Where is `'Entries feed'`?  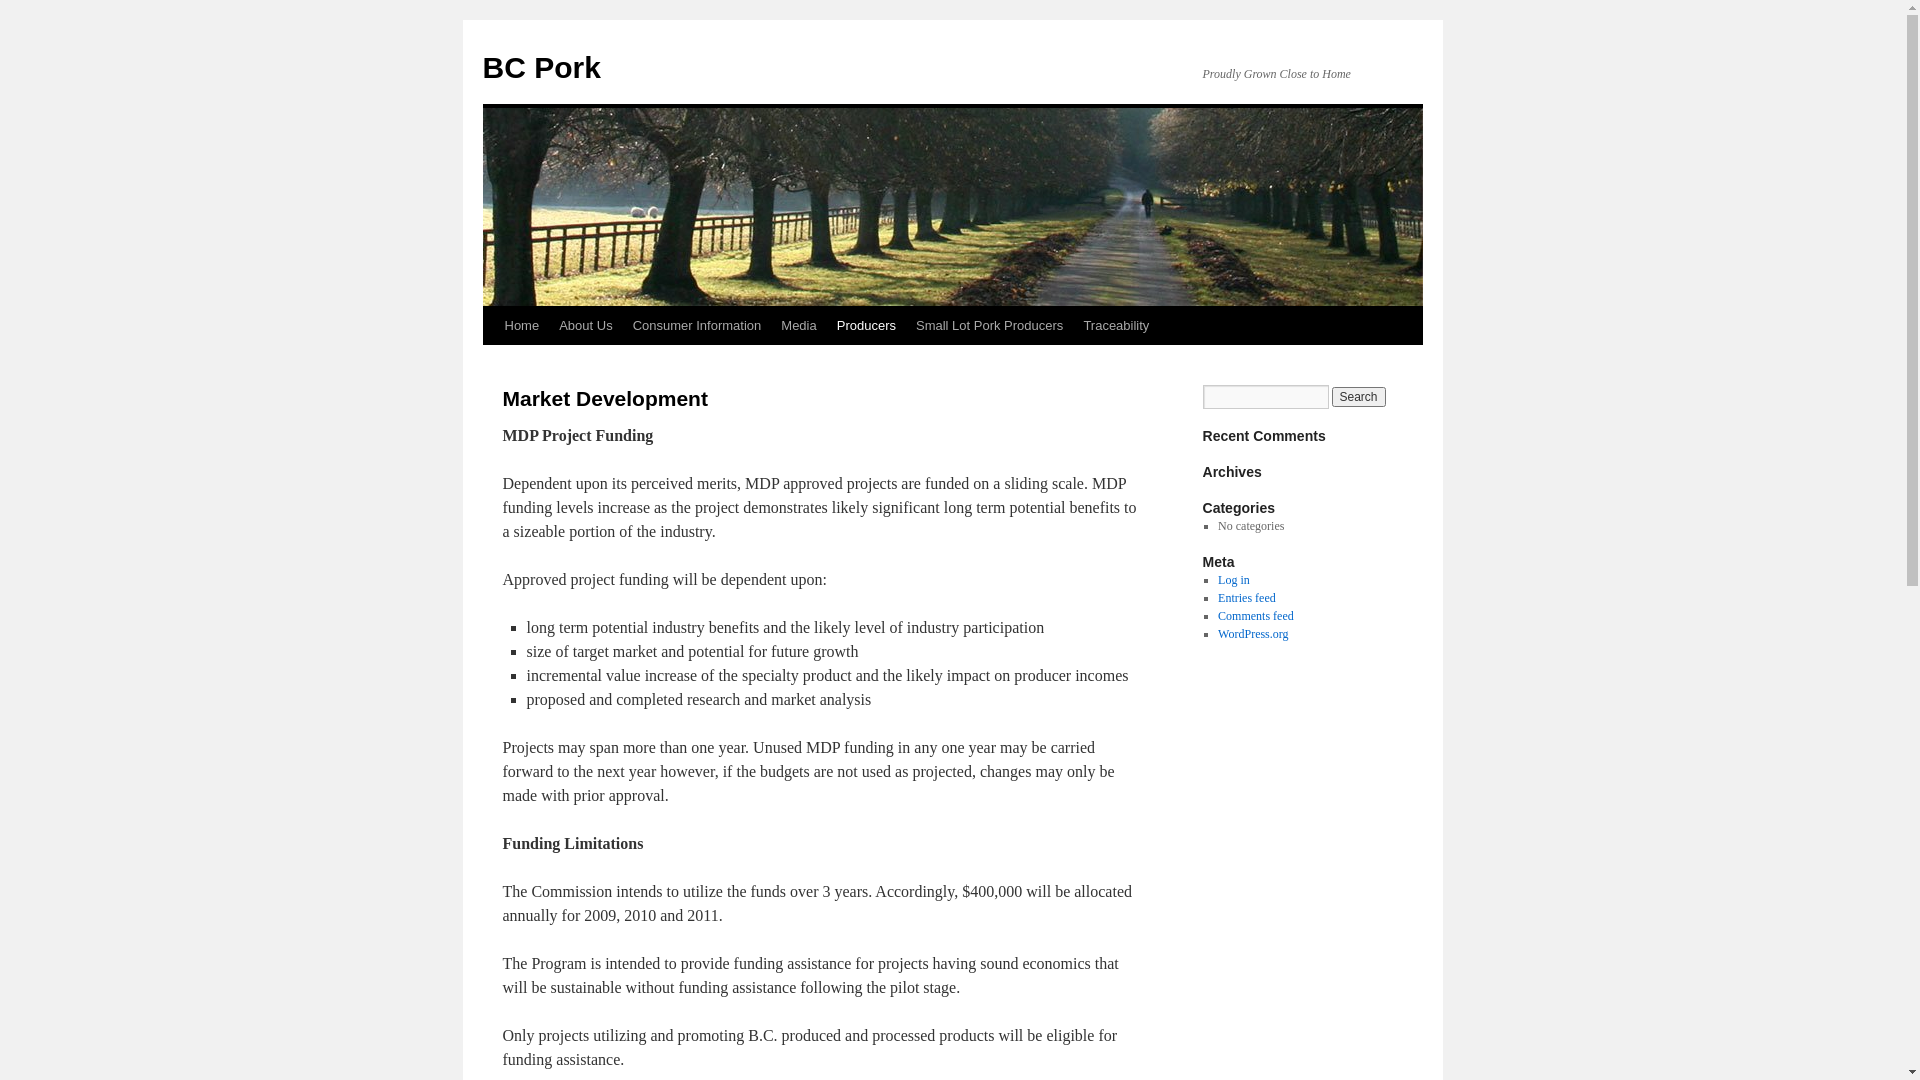
'Entries feed' is located at coordinates (1246, 596).